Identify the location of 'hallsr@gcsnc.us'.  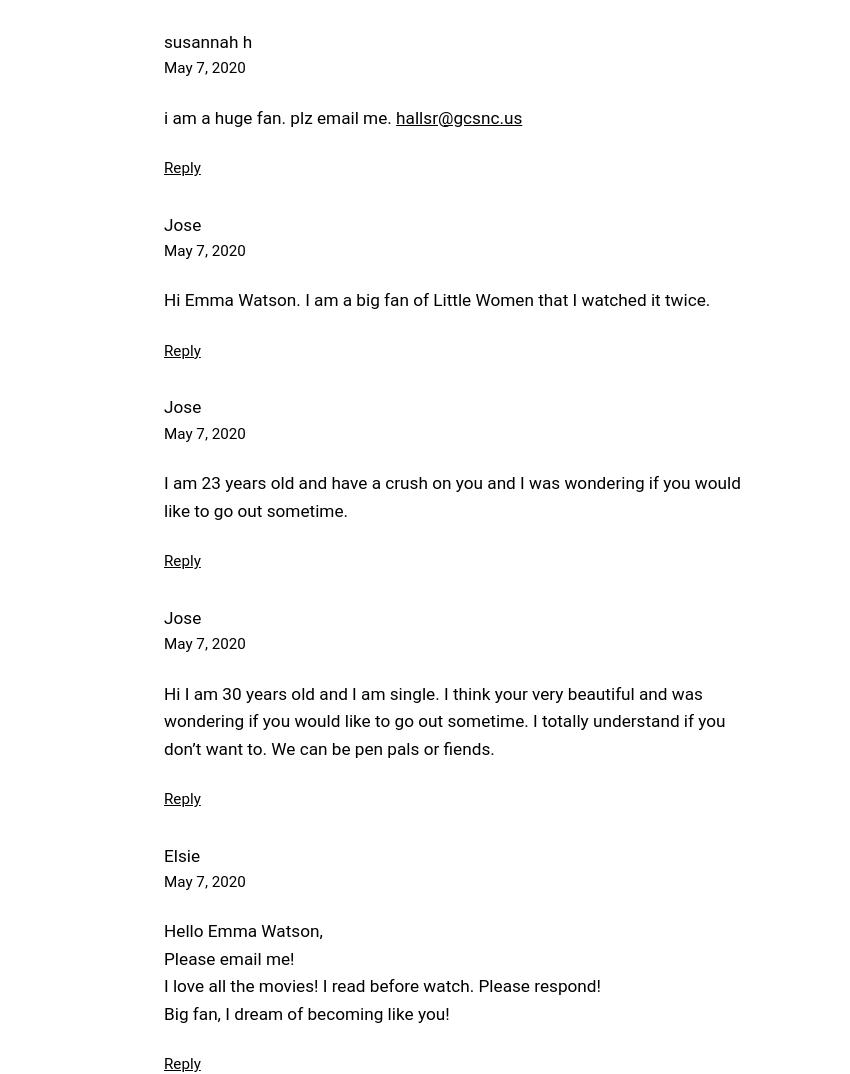
(396, 115).